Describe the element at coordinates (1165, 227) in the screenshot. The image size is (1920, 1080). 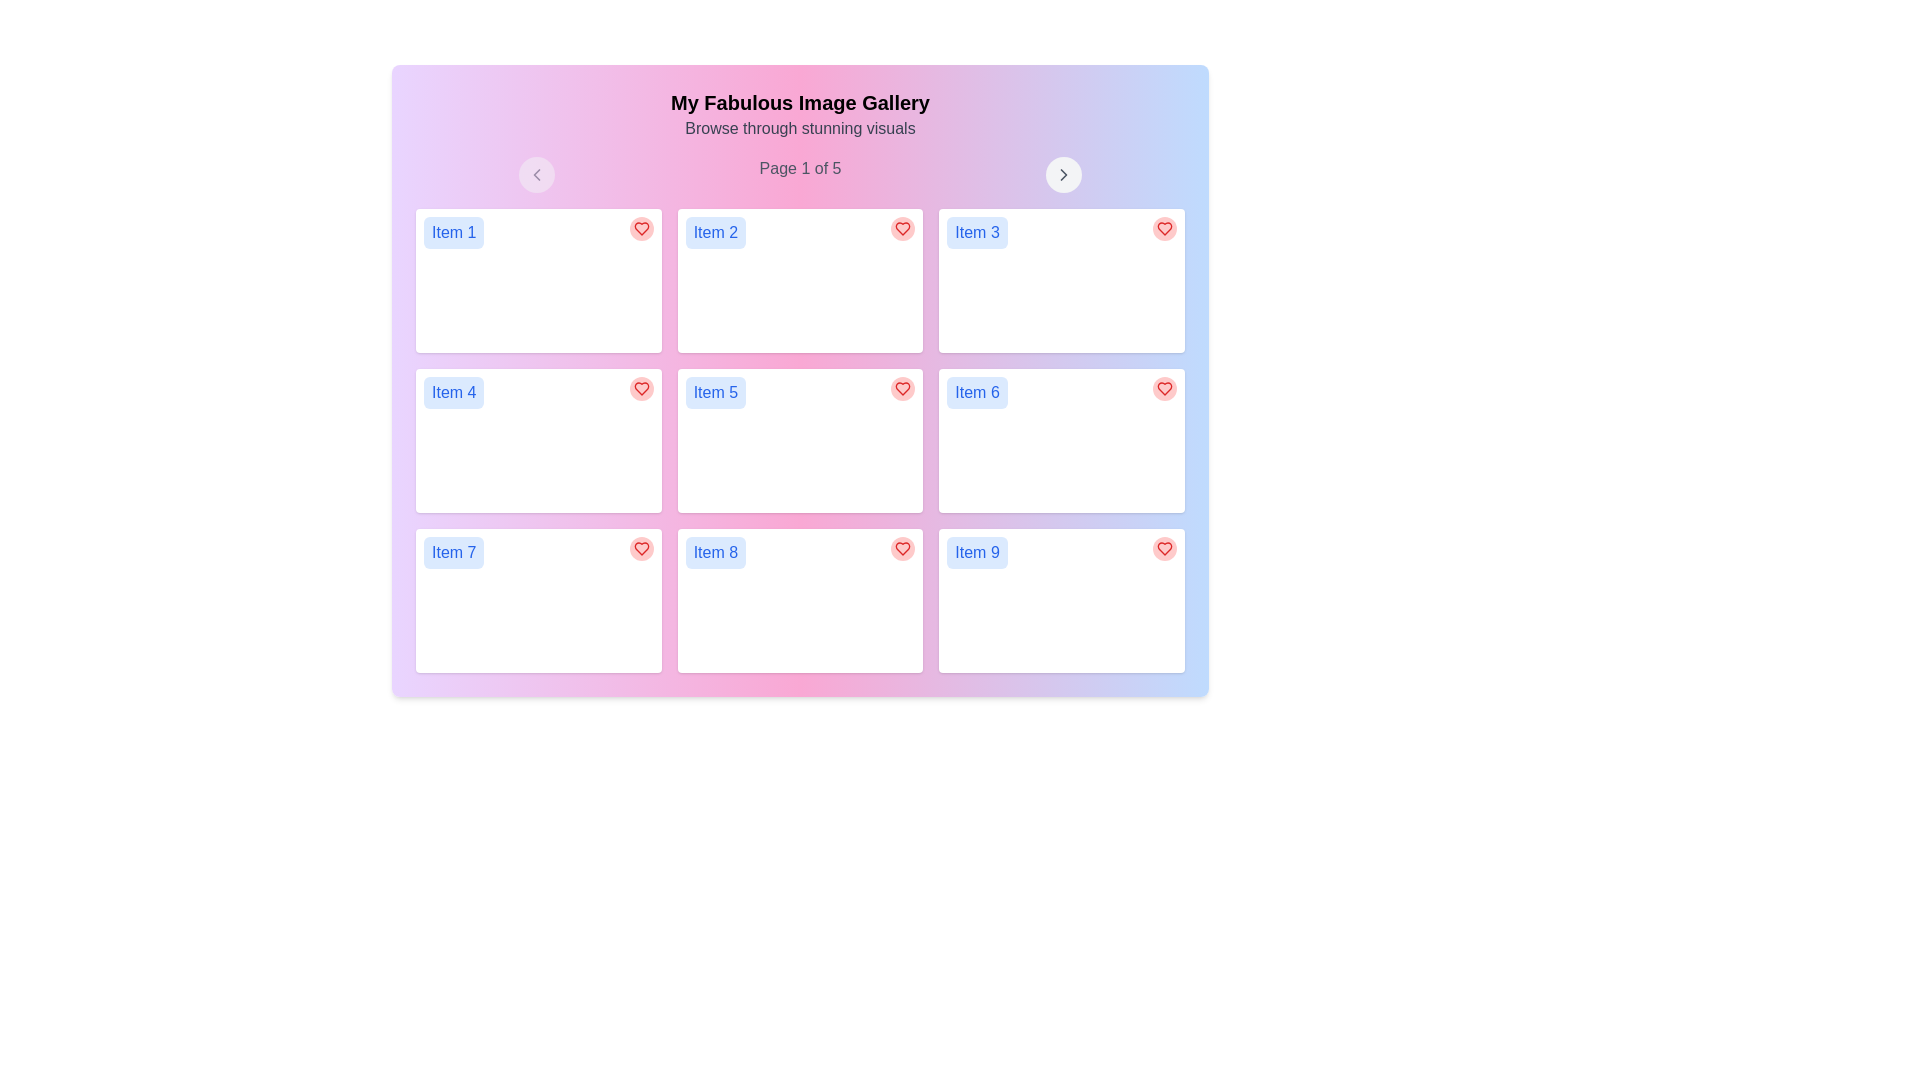
I see `the circular icon in the top-right corner of the 'Item 3' card` at that location.